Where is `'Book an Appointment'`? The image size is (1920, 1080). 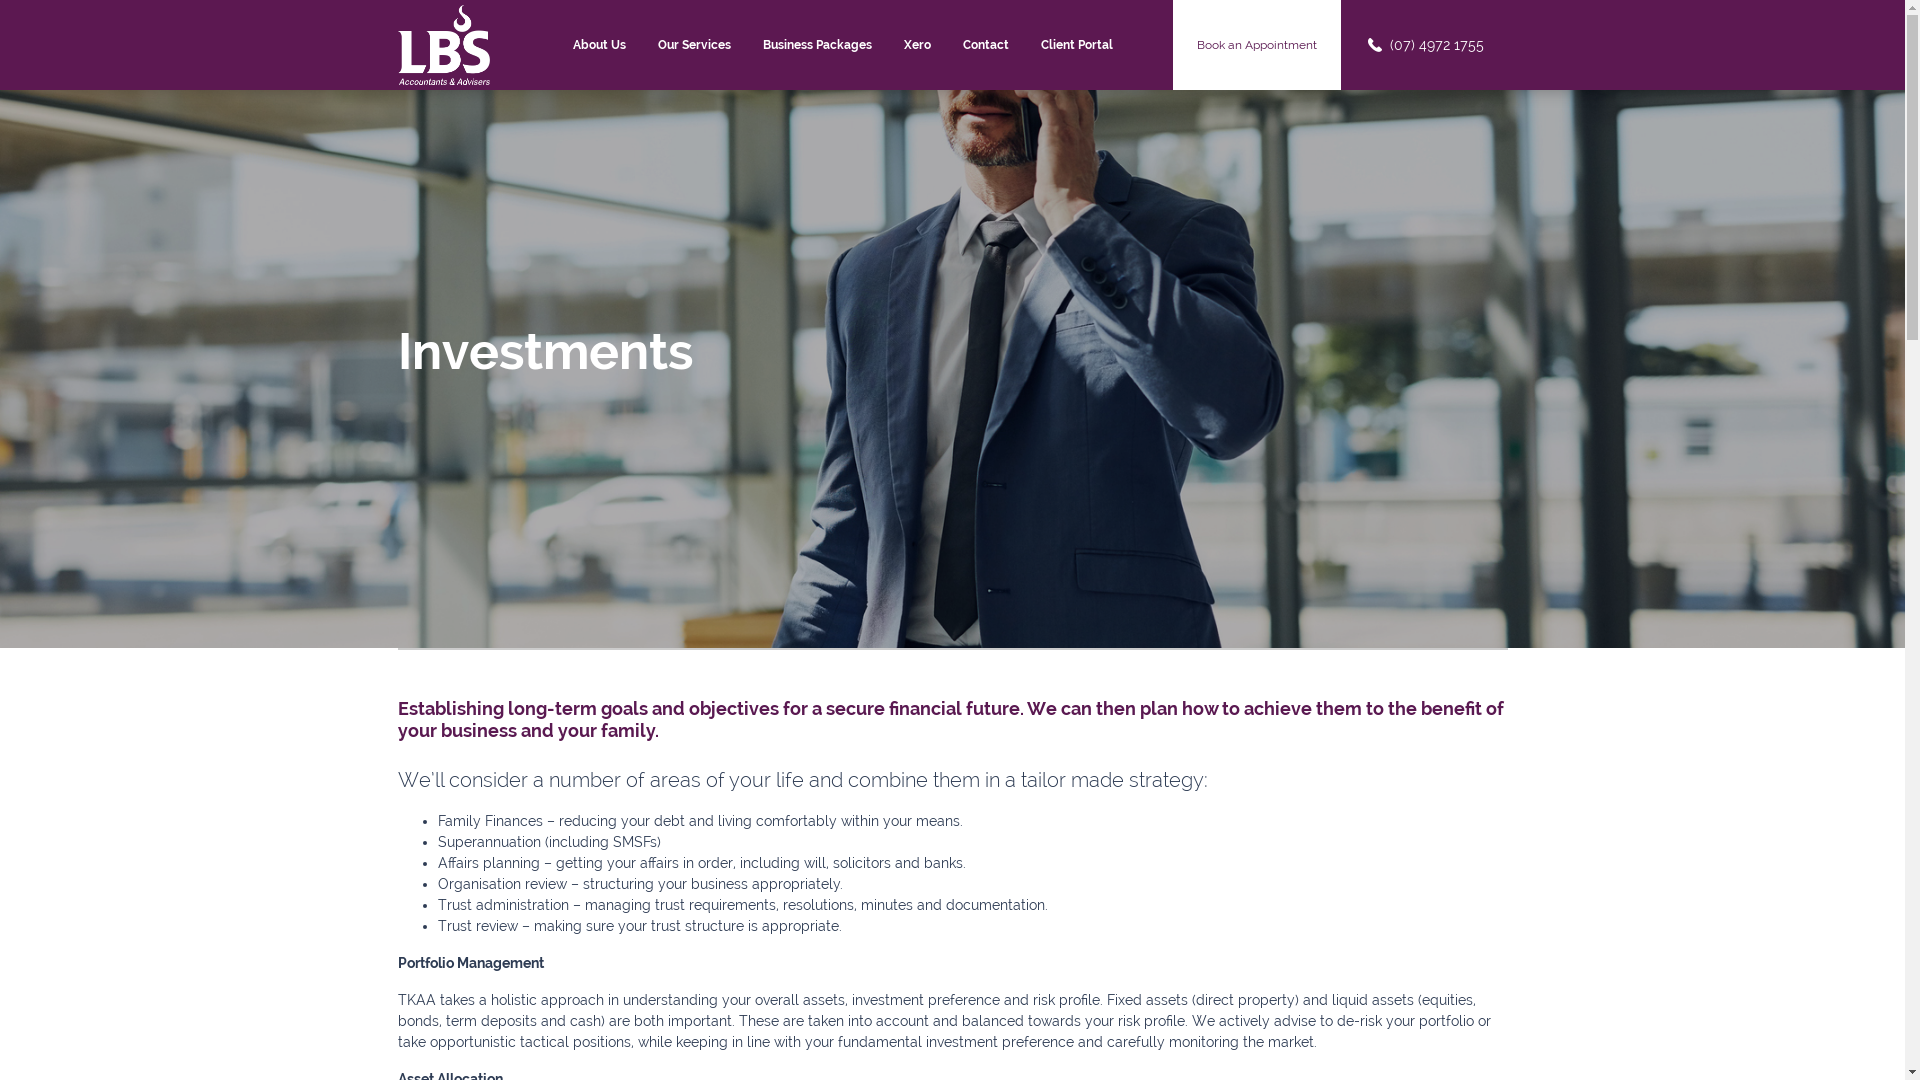
'Book an Appointment' is located at coordinates (1256, 45).